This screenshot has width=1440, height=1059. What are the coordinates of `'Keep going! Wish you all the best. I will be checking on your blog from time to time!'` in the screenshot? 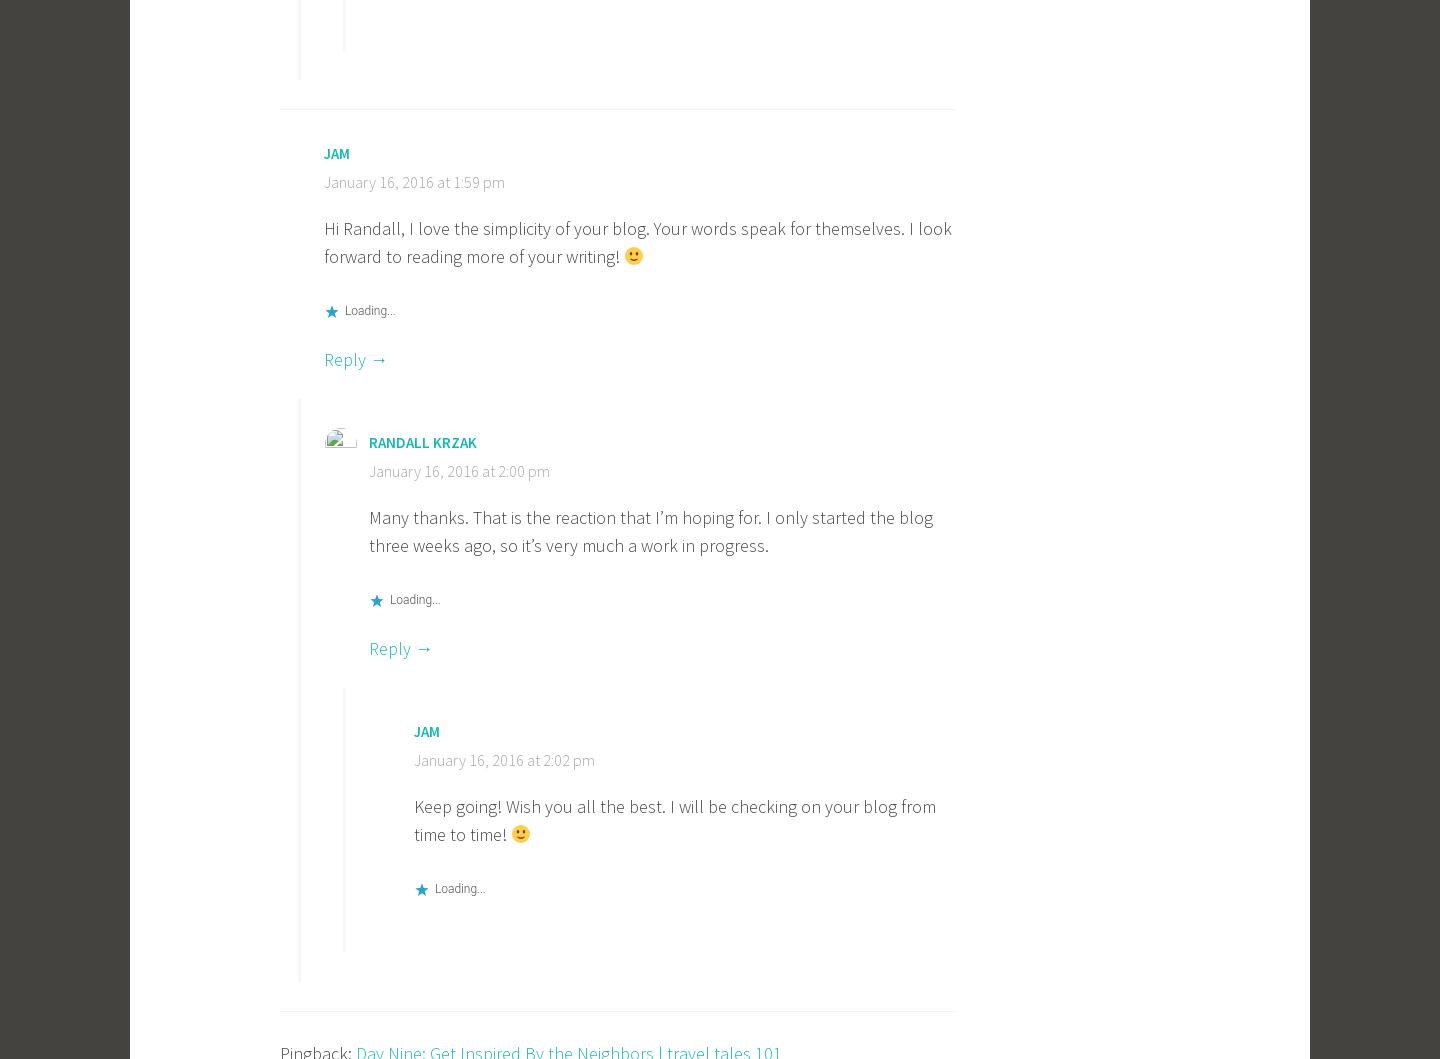 It's located at (675, 818).